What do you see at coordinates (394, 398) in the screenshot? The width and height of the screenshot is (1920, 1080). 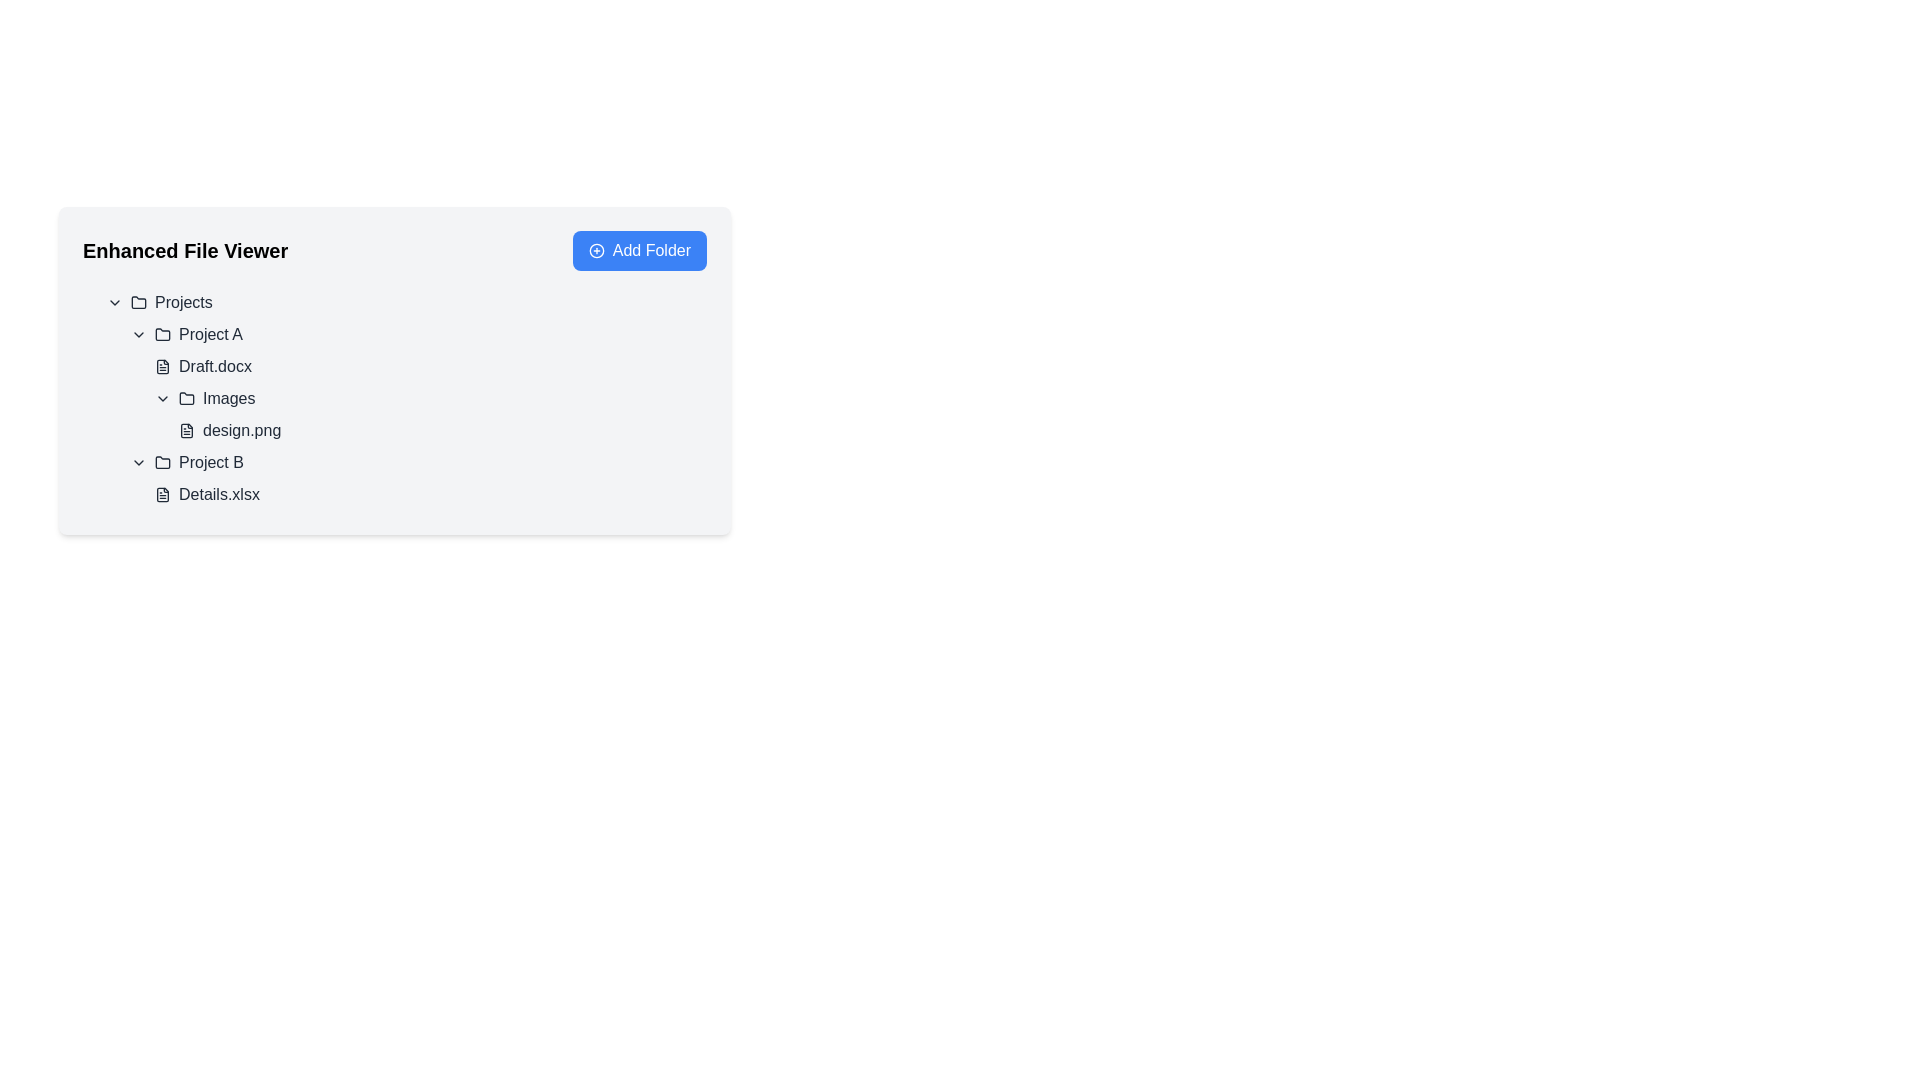 I see `a file or folder from the interactive hierarchical list located centrally beneath the 'Enhanced File Viewer' header` at bounding box center [394, 398].